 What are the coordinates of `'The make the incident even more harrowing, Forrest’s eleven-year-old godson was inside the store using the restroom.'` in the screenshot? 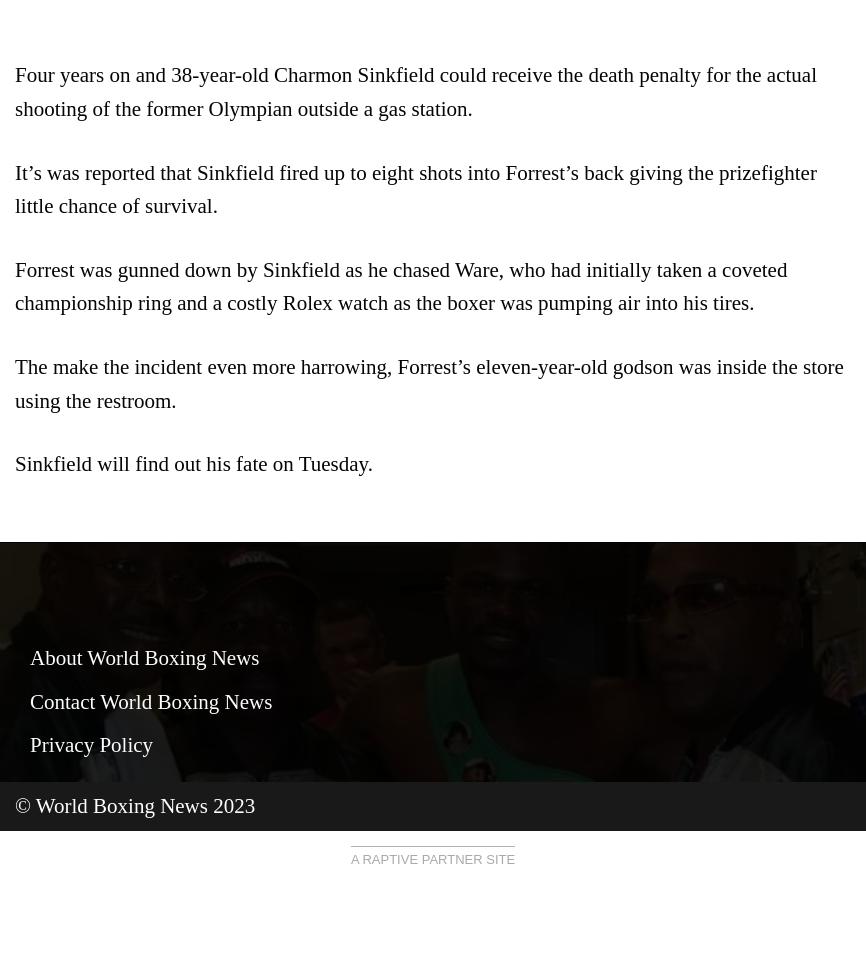 It's located at (14, 382).